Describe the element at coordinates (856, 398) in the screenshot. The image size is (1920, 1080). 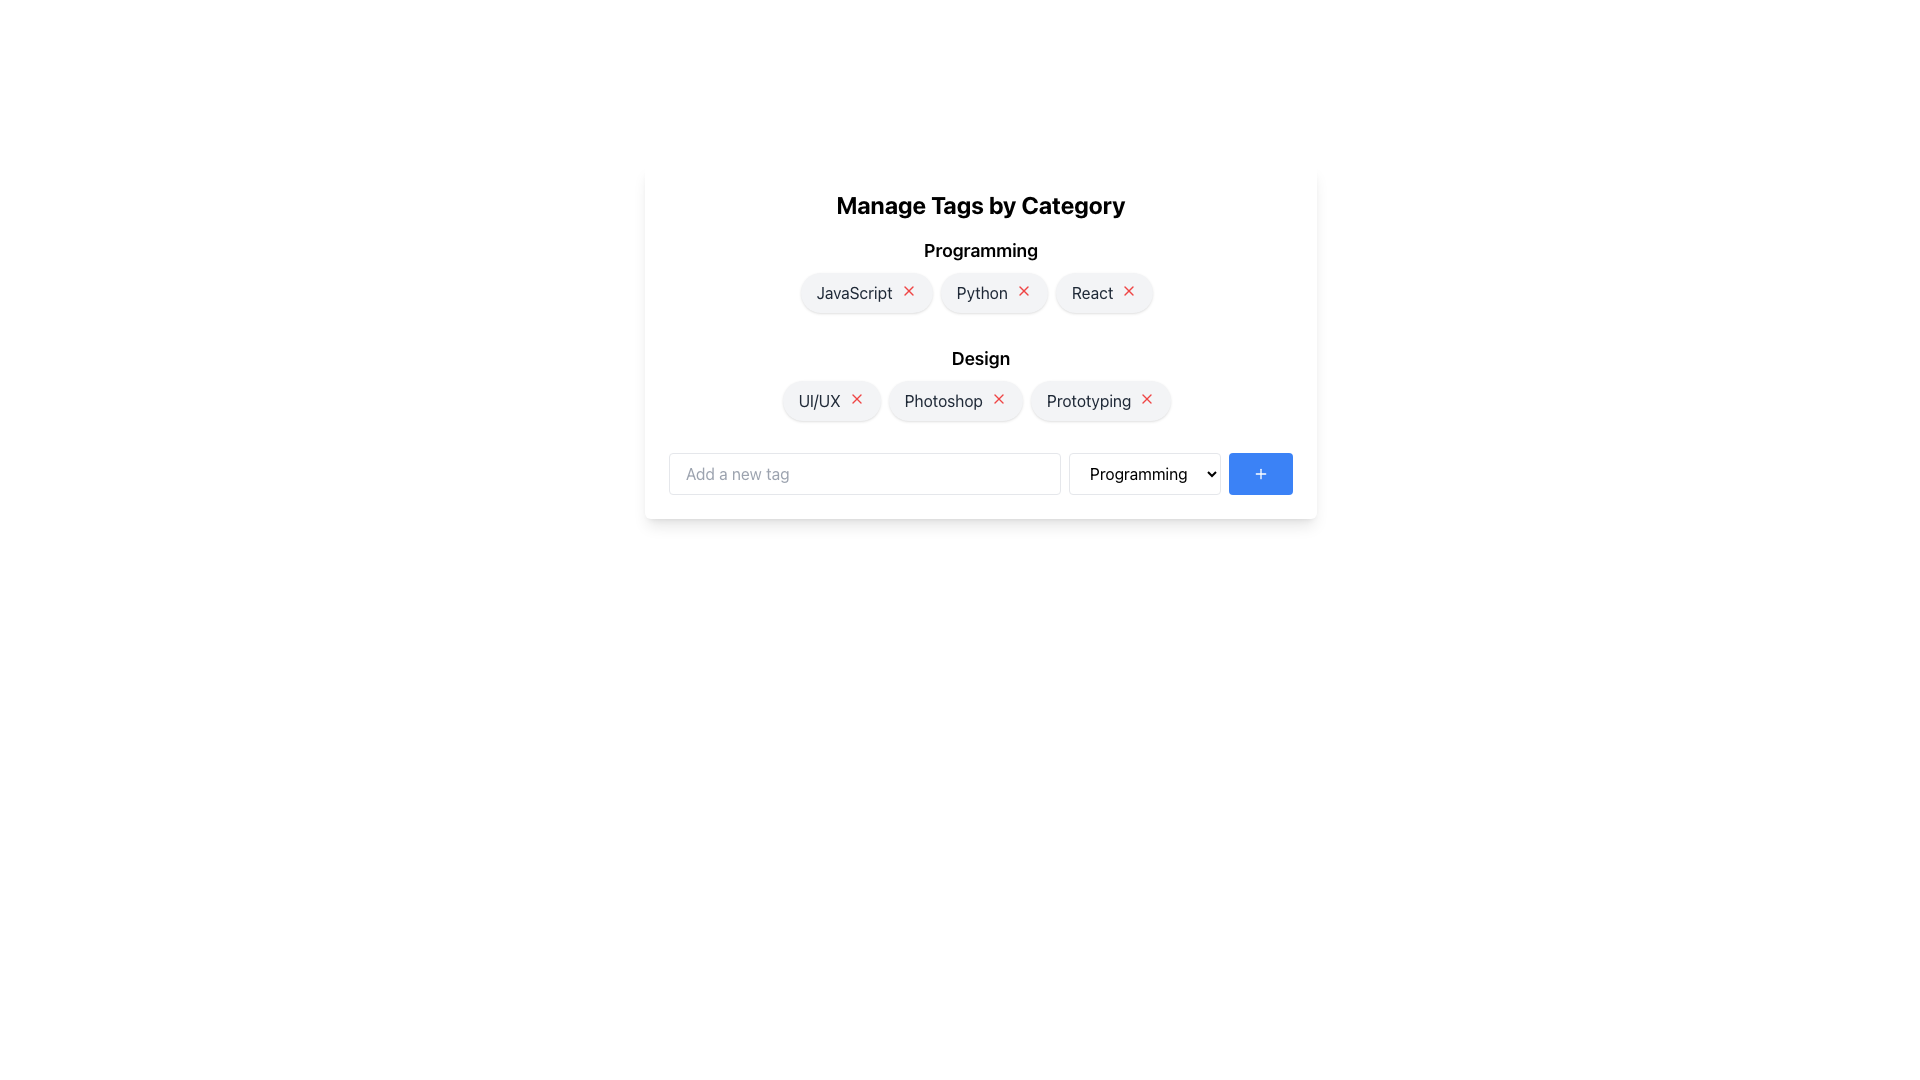
I see `the deletion button located on the right side of the 'UI/UX' tag in the 'Design' section` at that location.